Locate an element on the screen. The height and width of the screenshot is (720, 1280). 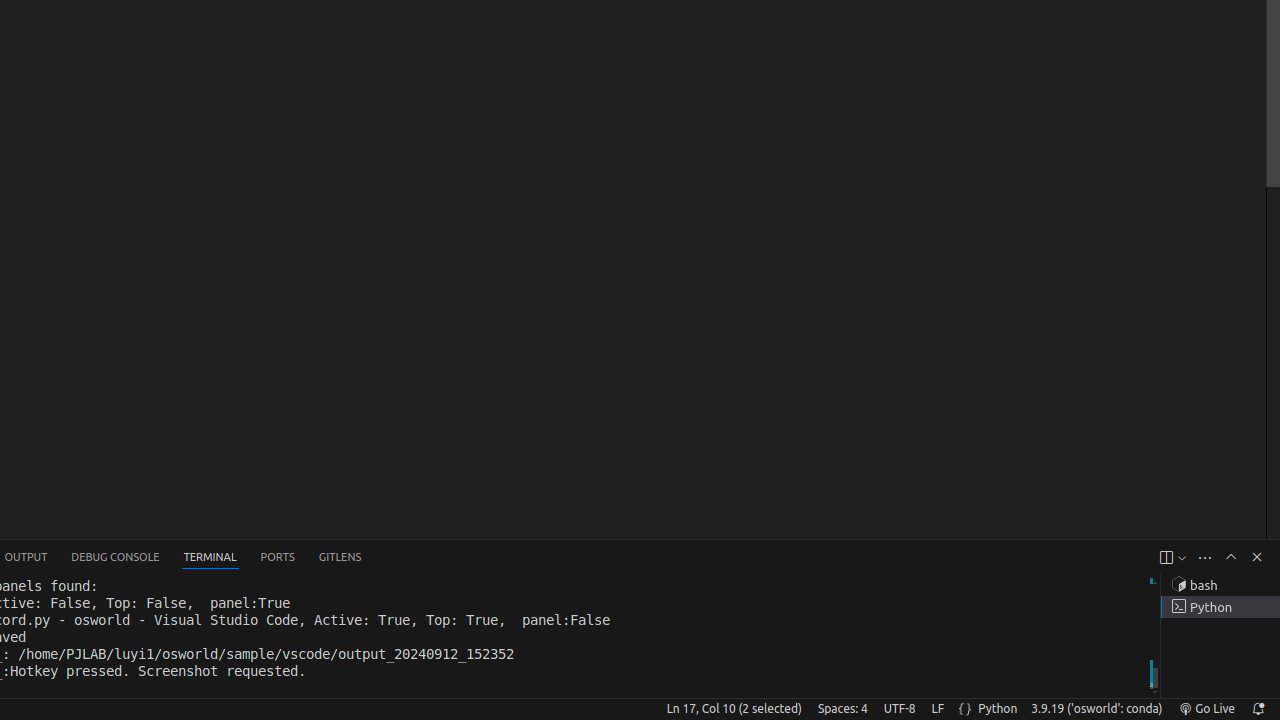
'Terminal 1 bash' is located at coordinates (1219, 585).